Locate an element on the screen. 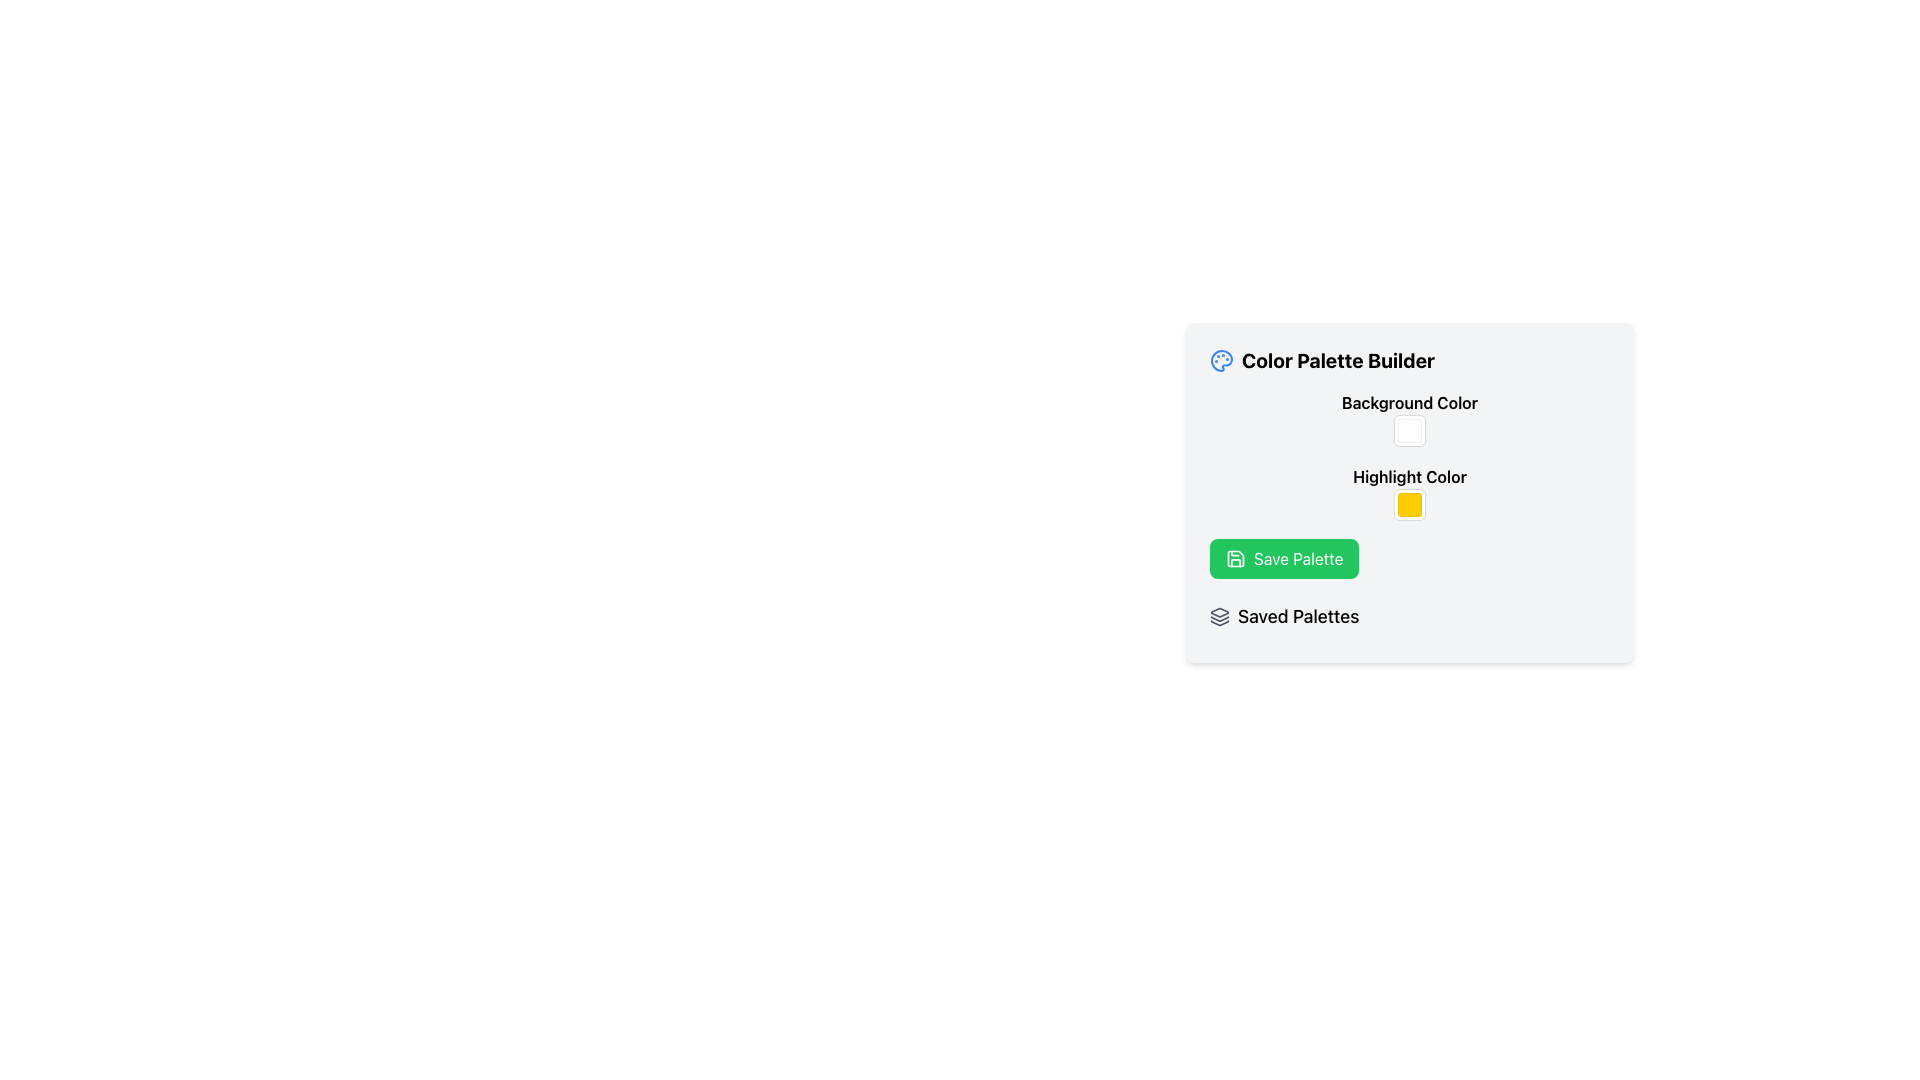 The width and height of the screenshot is (1920, 1080). the 'Save Palette' button, which is a green rounded rectangular button with a save icon and white text, located in the 'Color Palette Builder' section is located at coordinates (1284, 559).